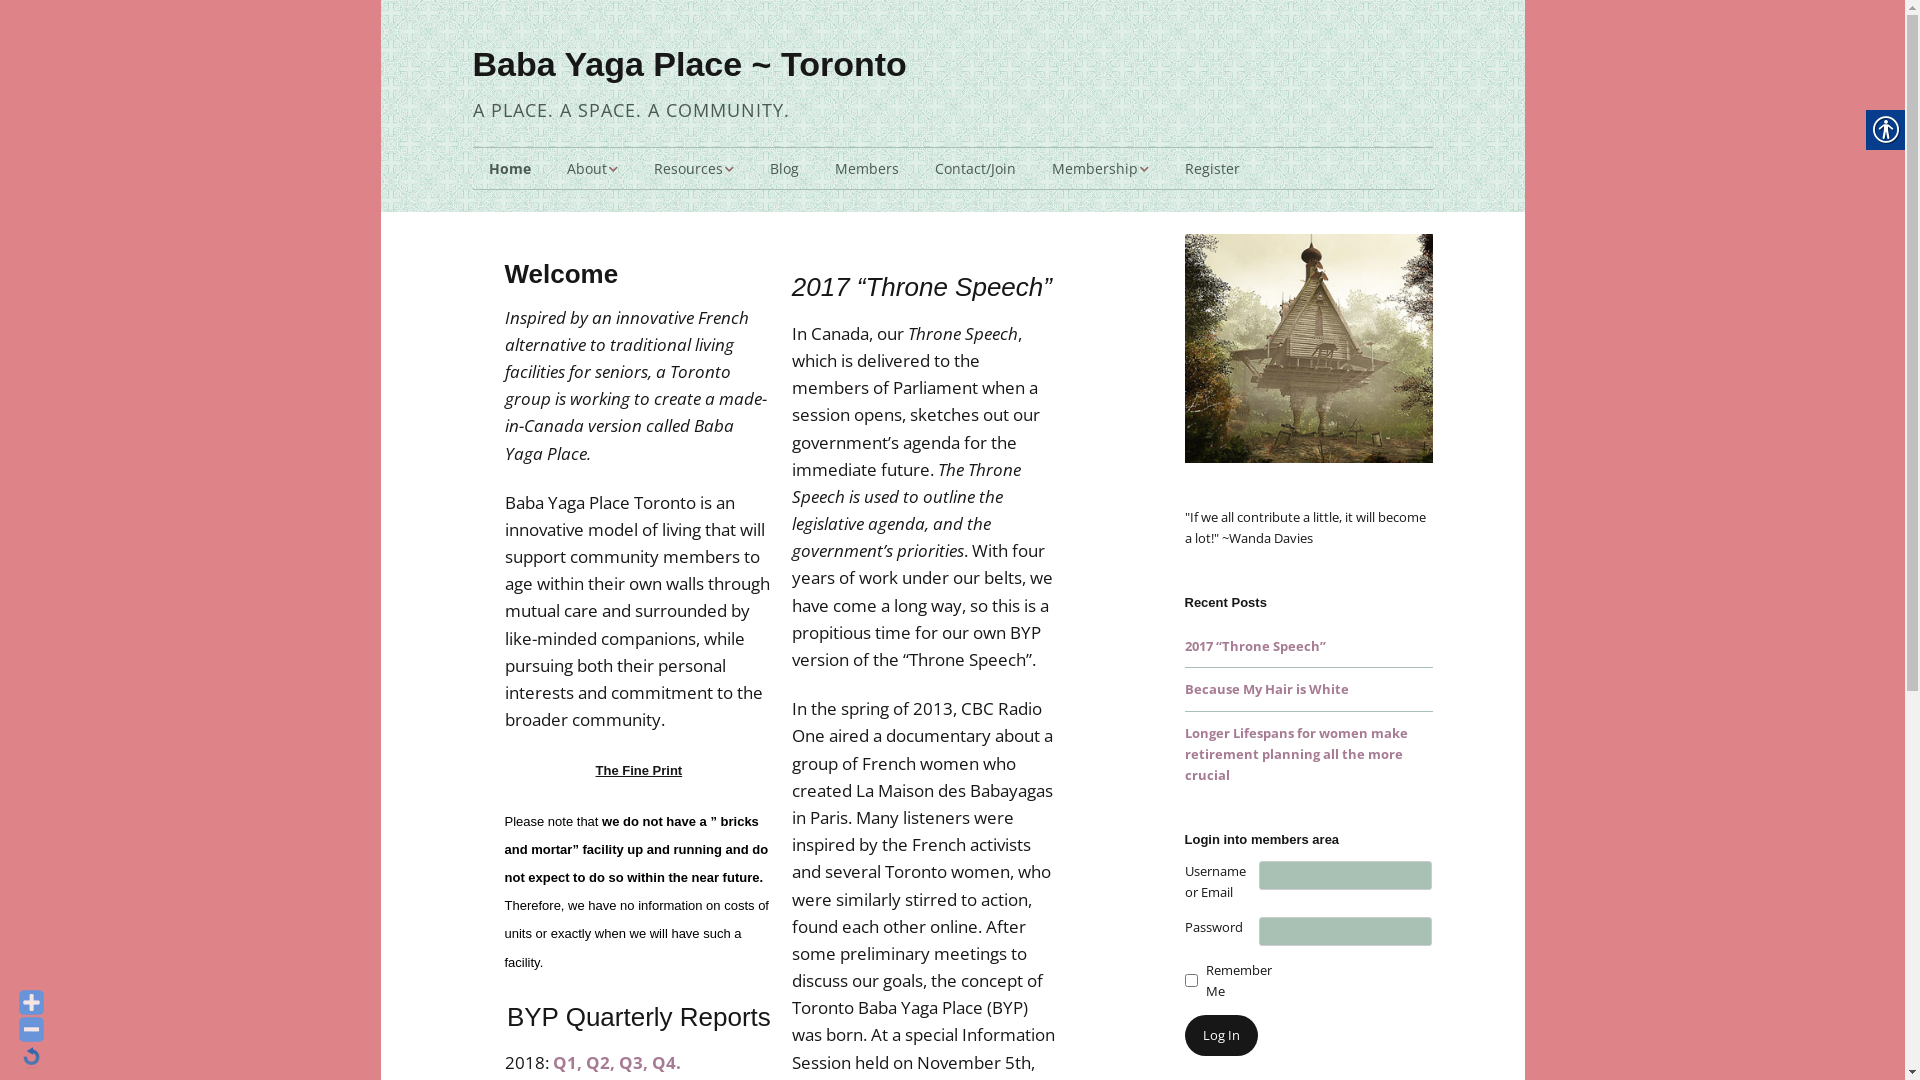  Describe the element at coordinates (663, 1061) in the screenshot. I see `'Q4'` at that location.